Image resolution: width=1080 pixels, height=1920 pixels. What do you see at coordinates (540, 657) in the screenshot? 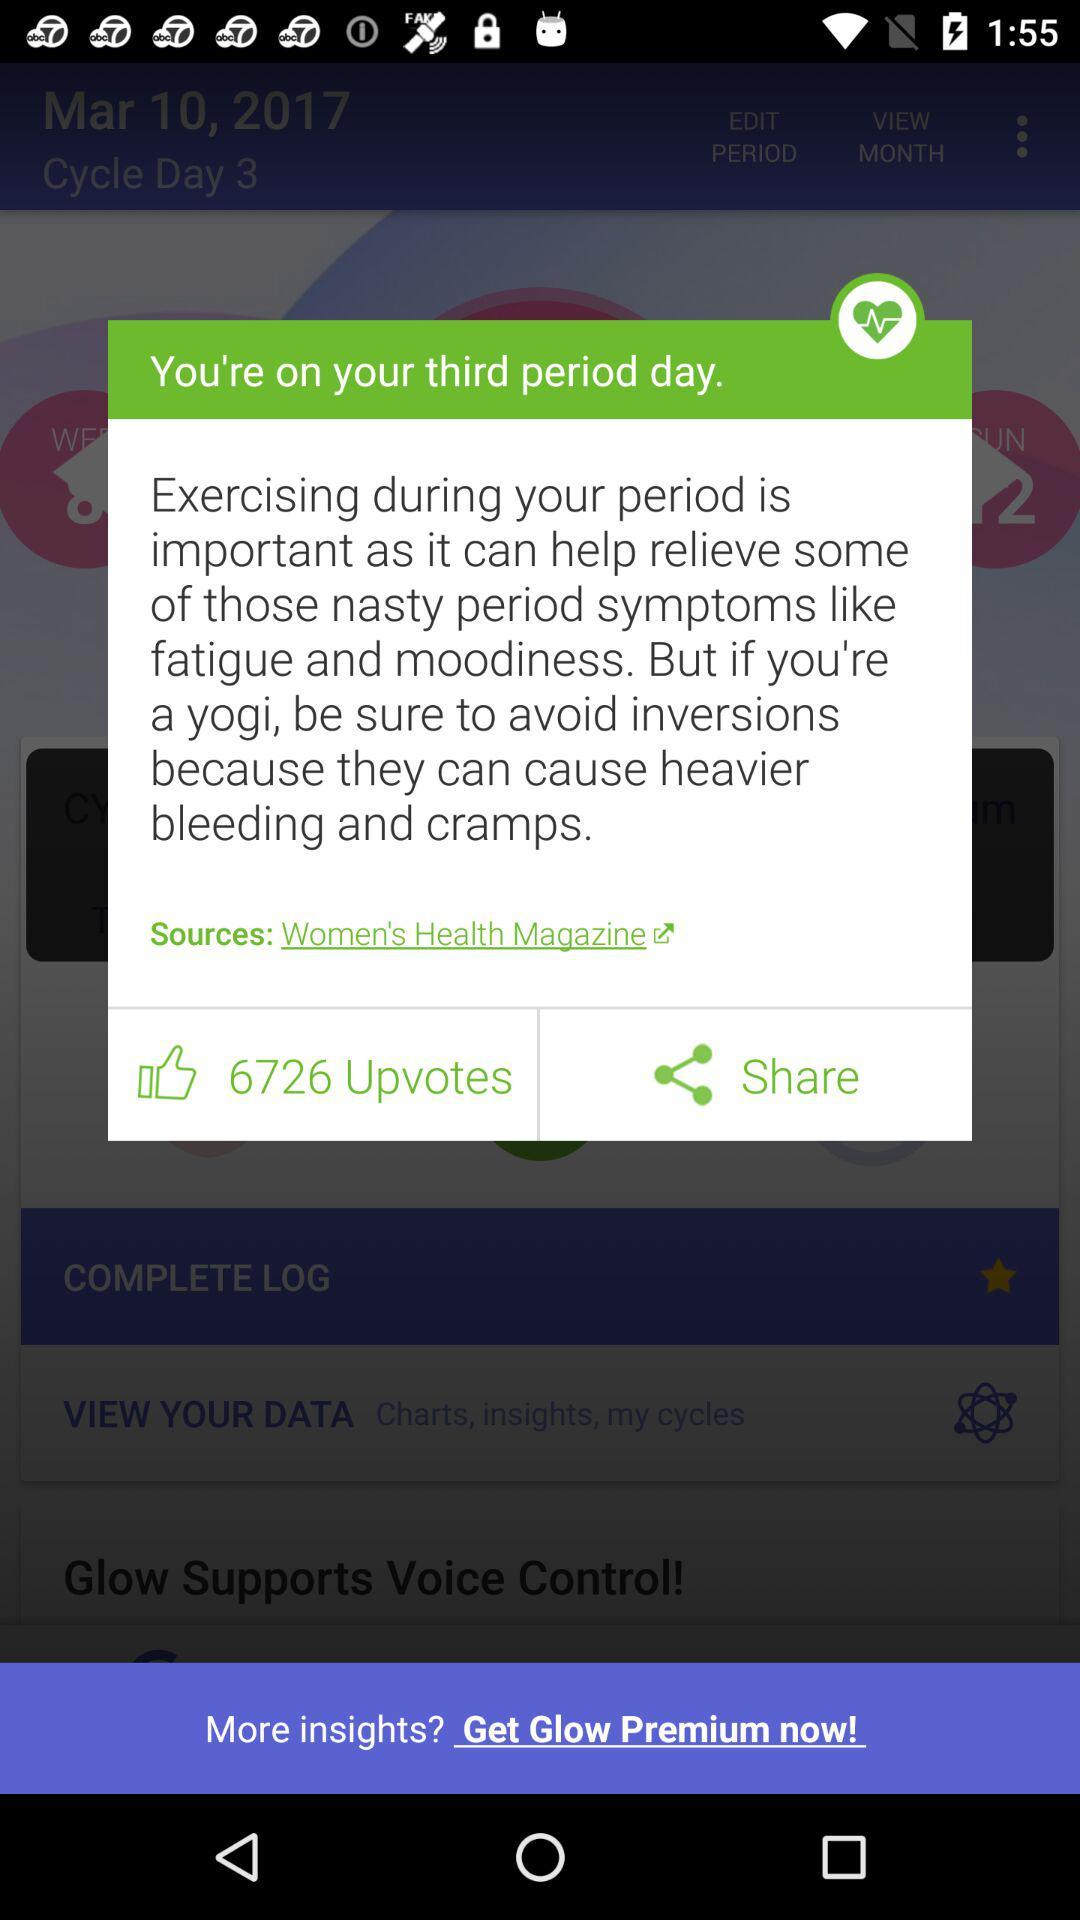
I see `item above the sources women s` at bounding box center [540, 657].